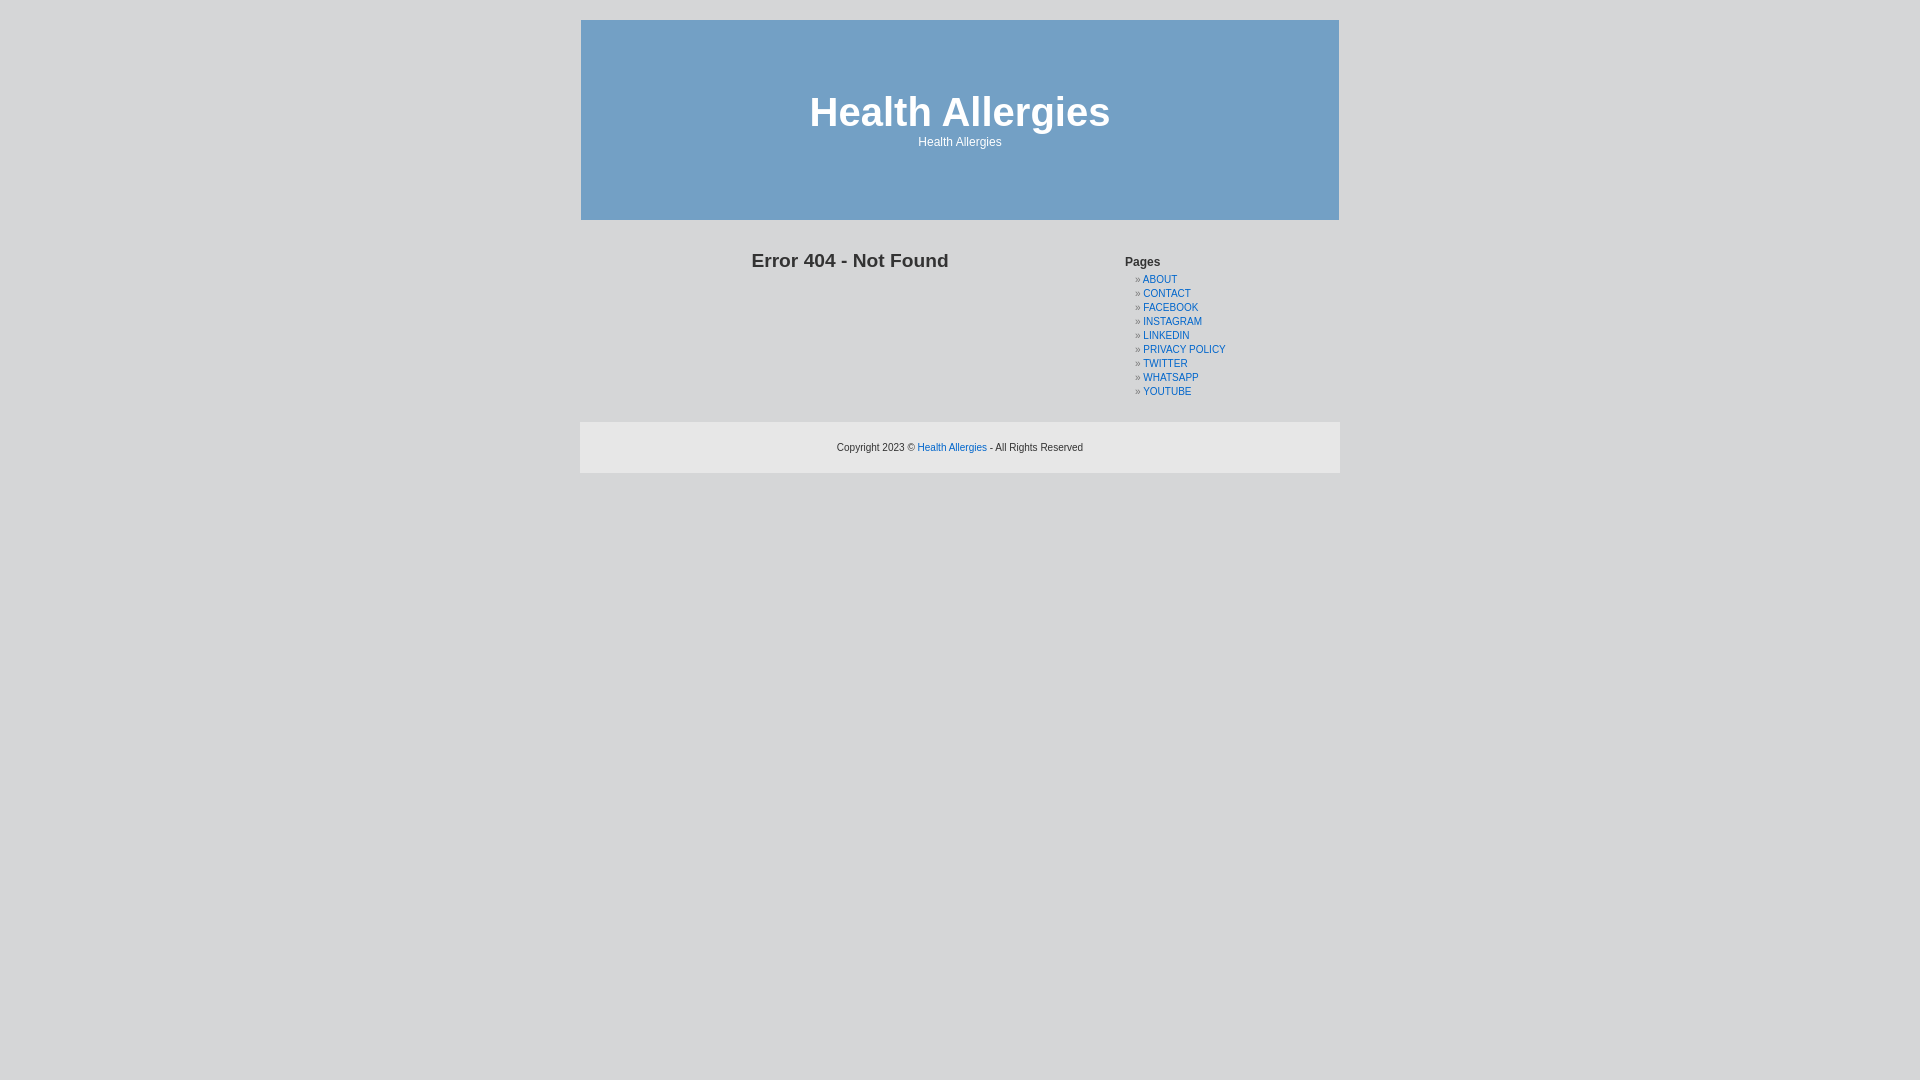  Describe the element at coordinates (1166, 391) in the screenshot. I see `'YOUTUBE'` at that location.